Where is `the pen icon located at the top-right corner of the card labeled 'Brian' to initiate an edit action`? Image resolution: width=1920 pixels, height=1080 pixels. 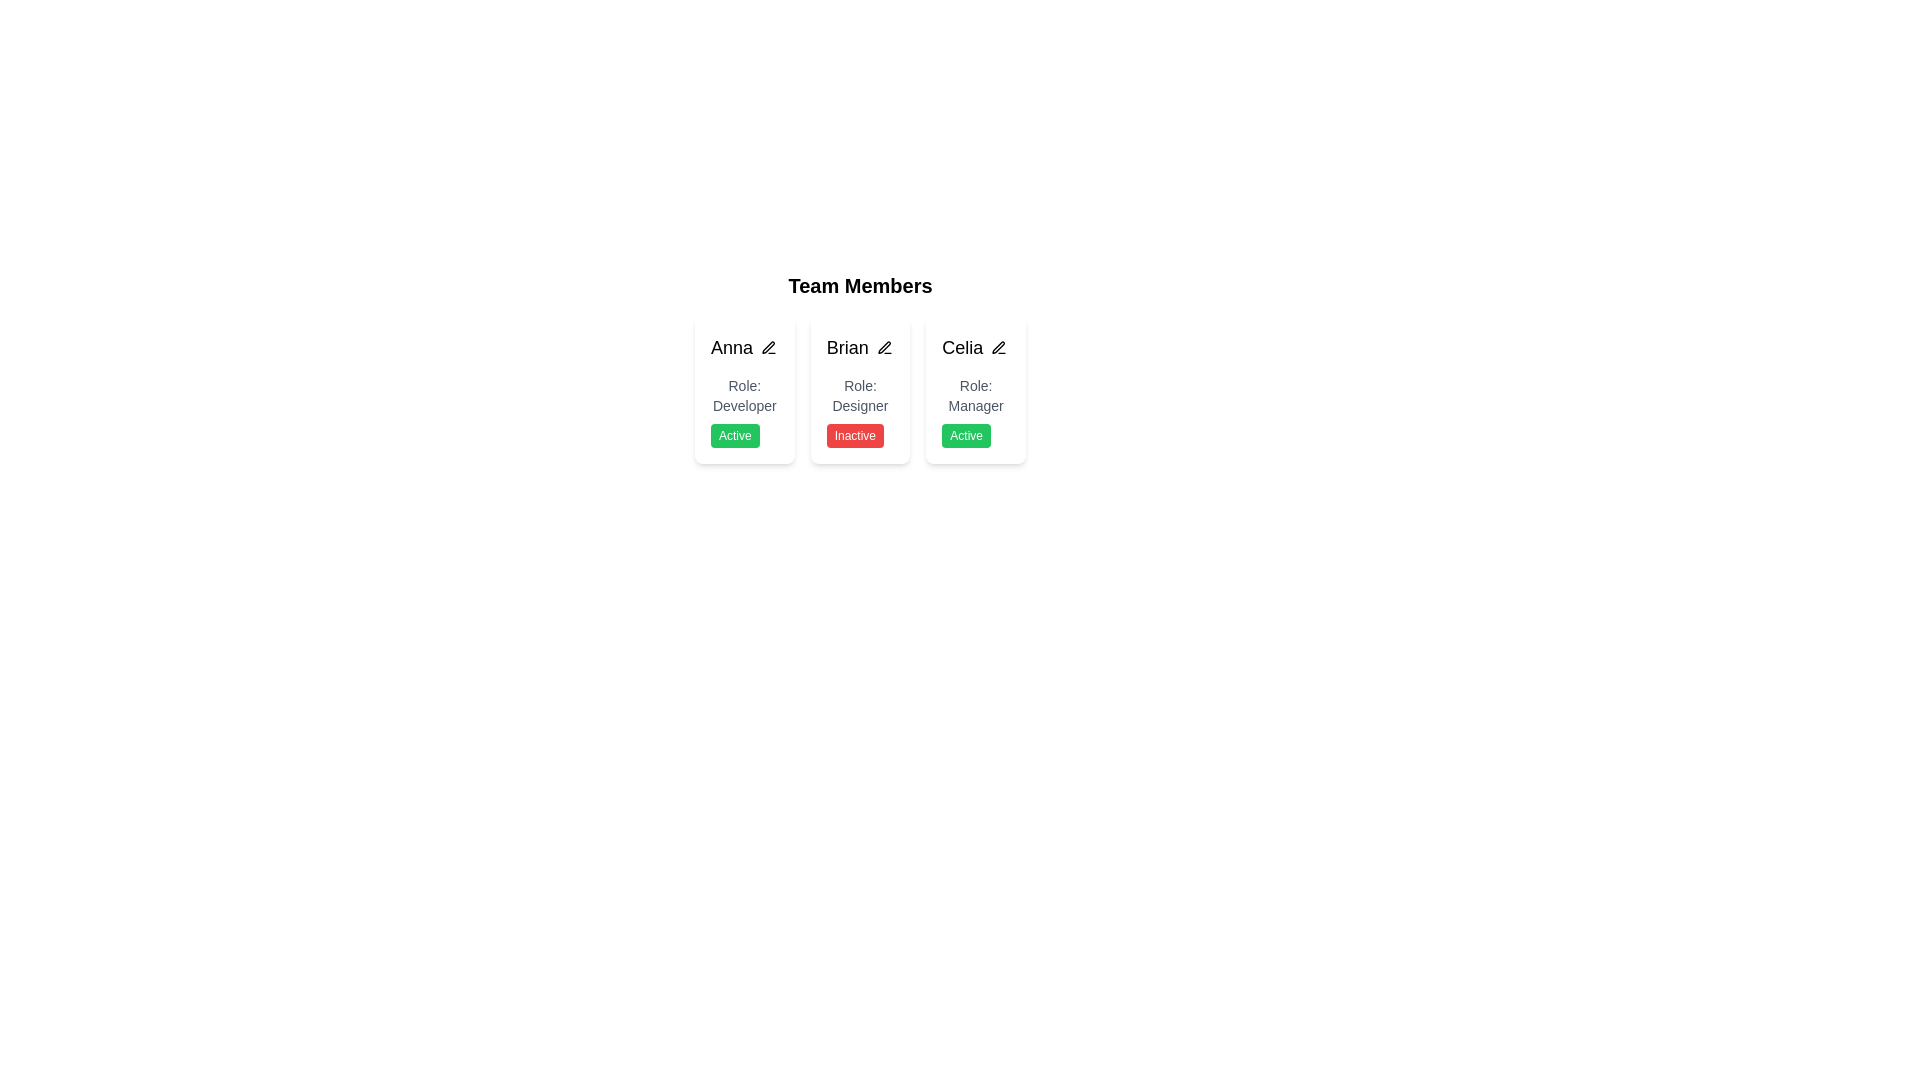 the pen icon located at the top-right corner of the card labeled 'Brian' to initiate an edit action is located at coordinates (883, 346).